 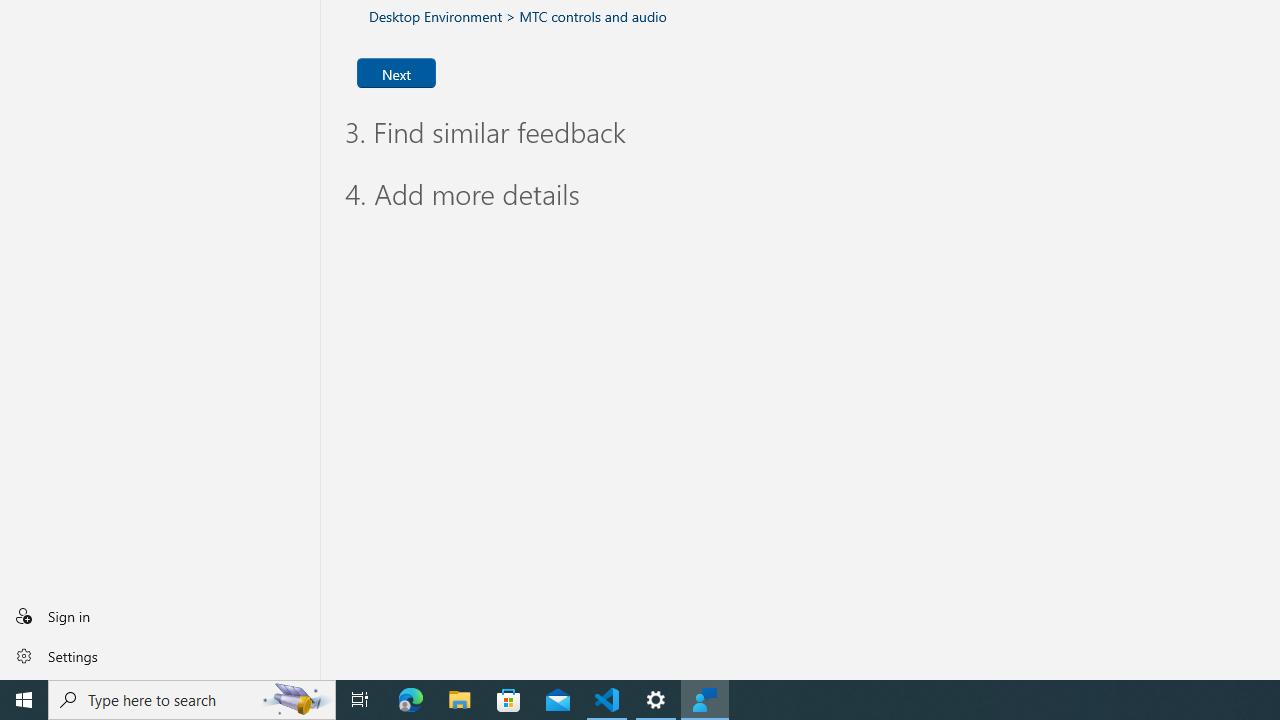 What do you see at coordinates (656, 698) in the screenshot?
I see `'Settings - 1 running window'` at bounding box center [656, 698].